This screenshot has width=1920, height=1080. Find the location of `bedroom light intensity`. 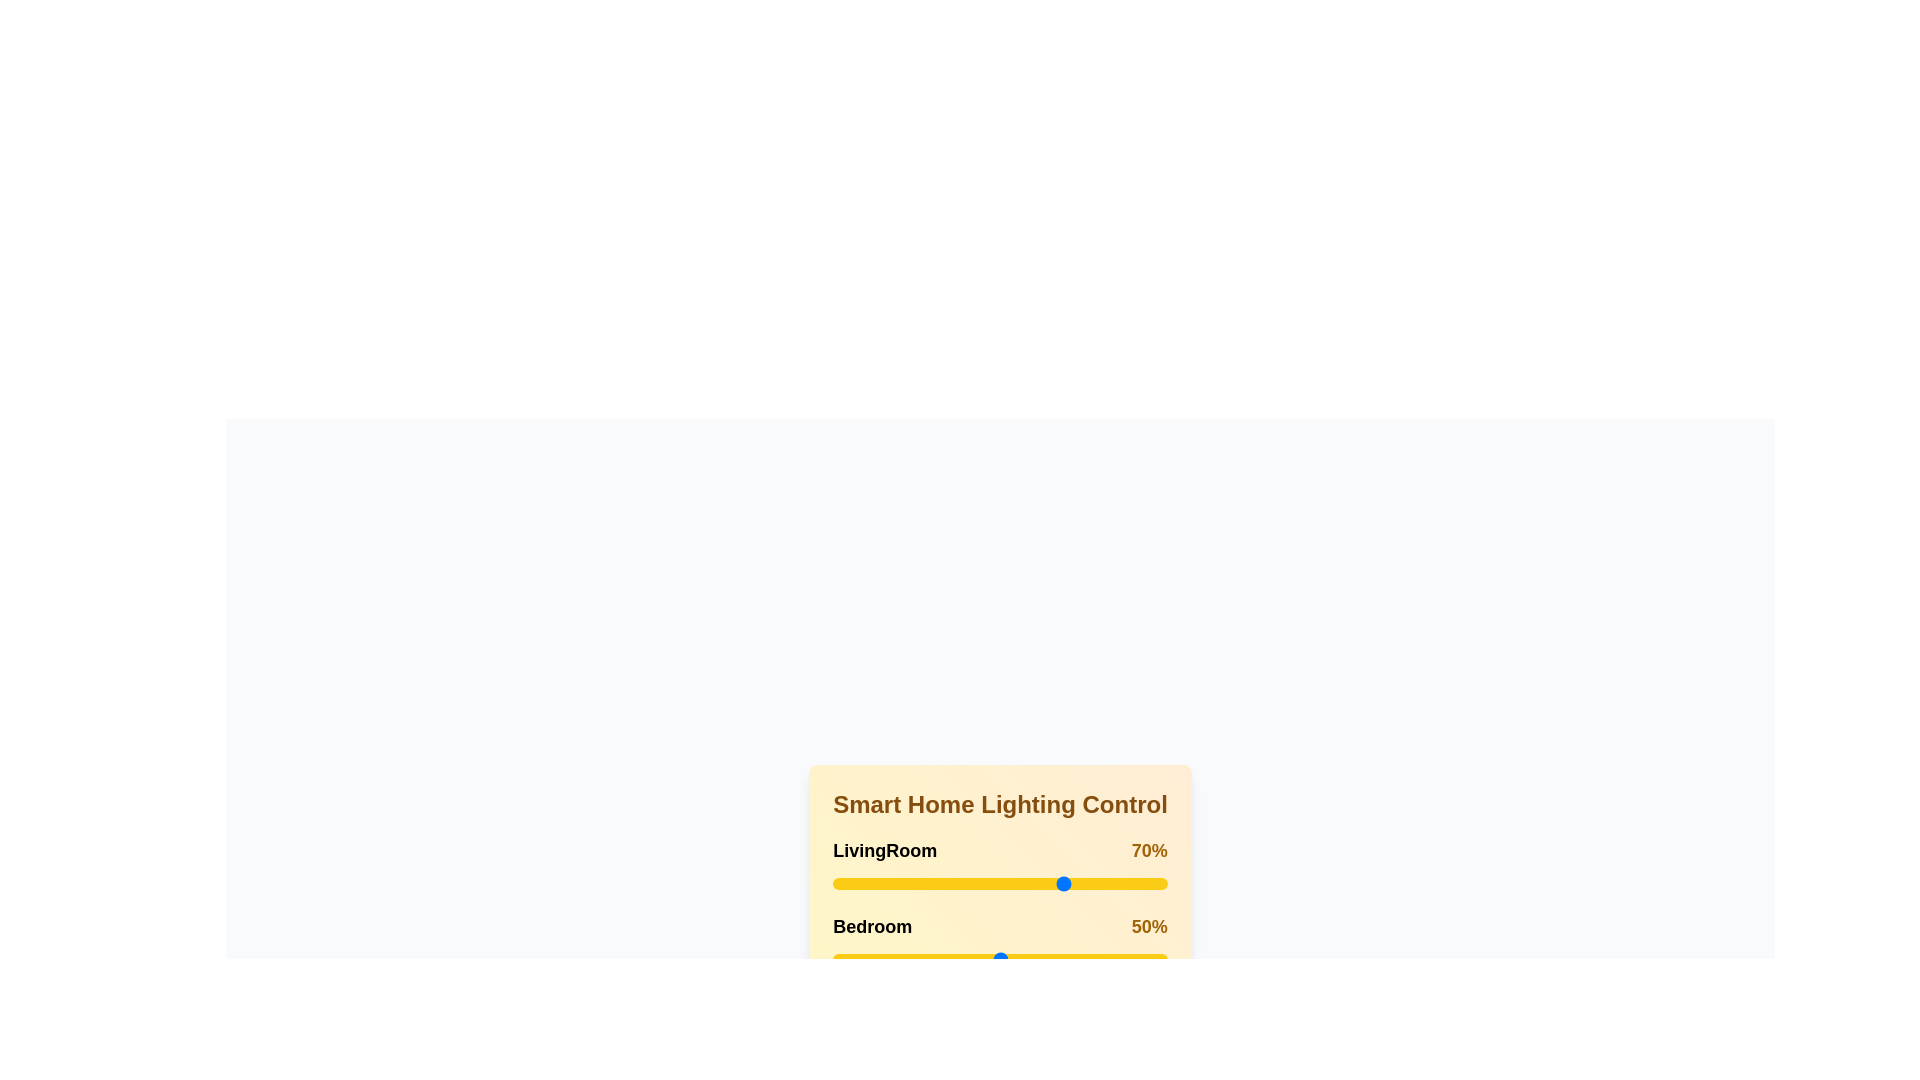

bedroom light intensity is located at coordinates (1083, 959).